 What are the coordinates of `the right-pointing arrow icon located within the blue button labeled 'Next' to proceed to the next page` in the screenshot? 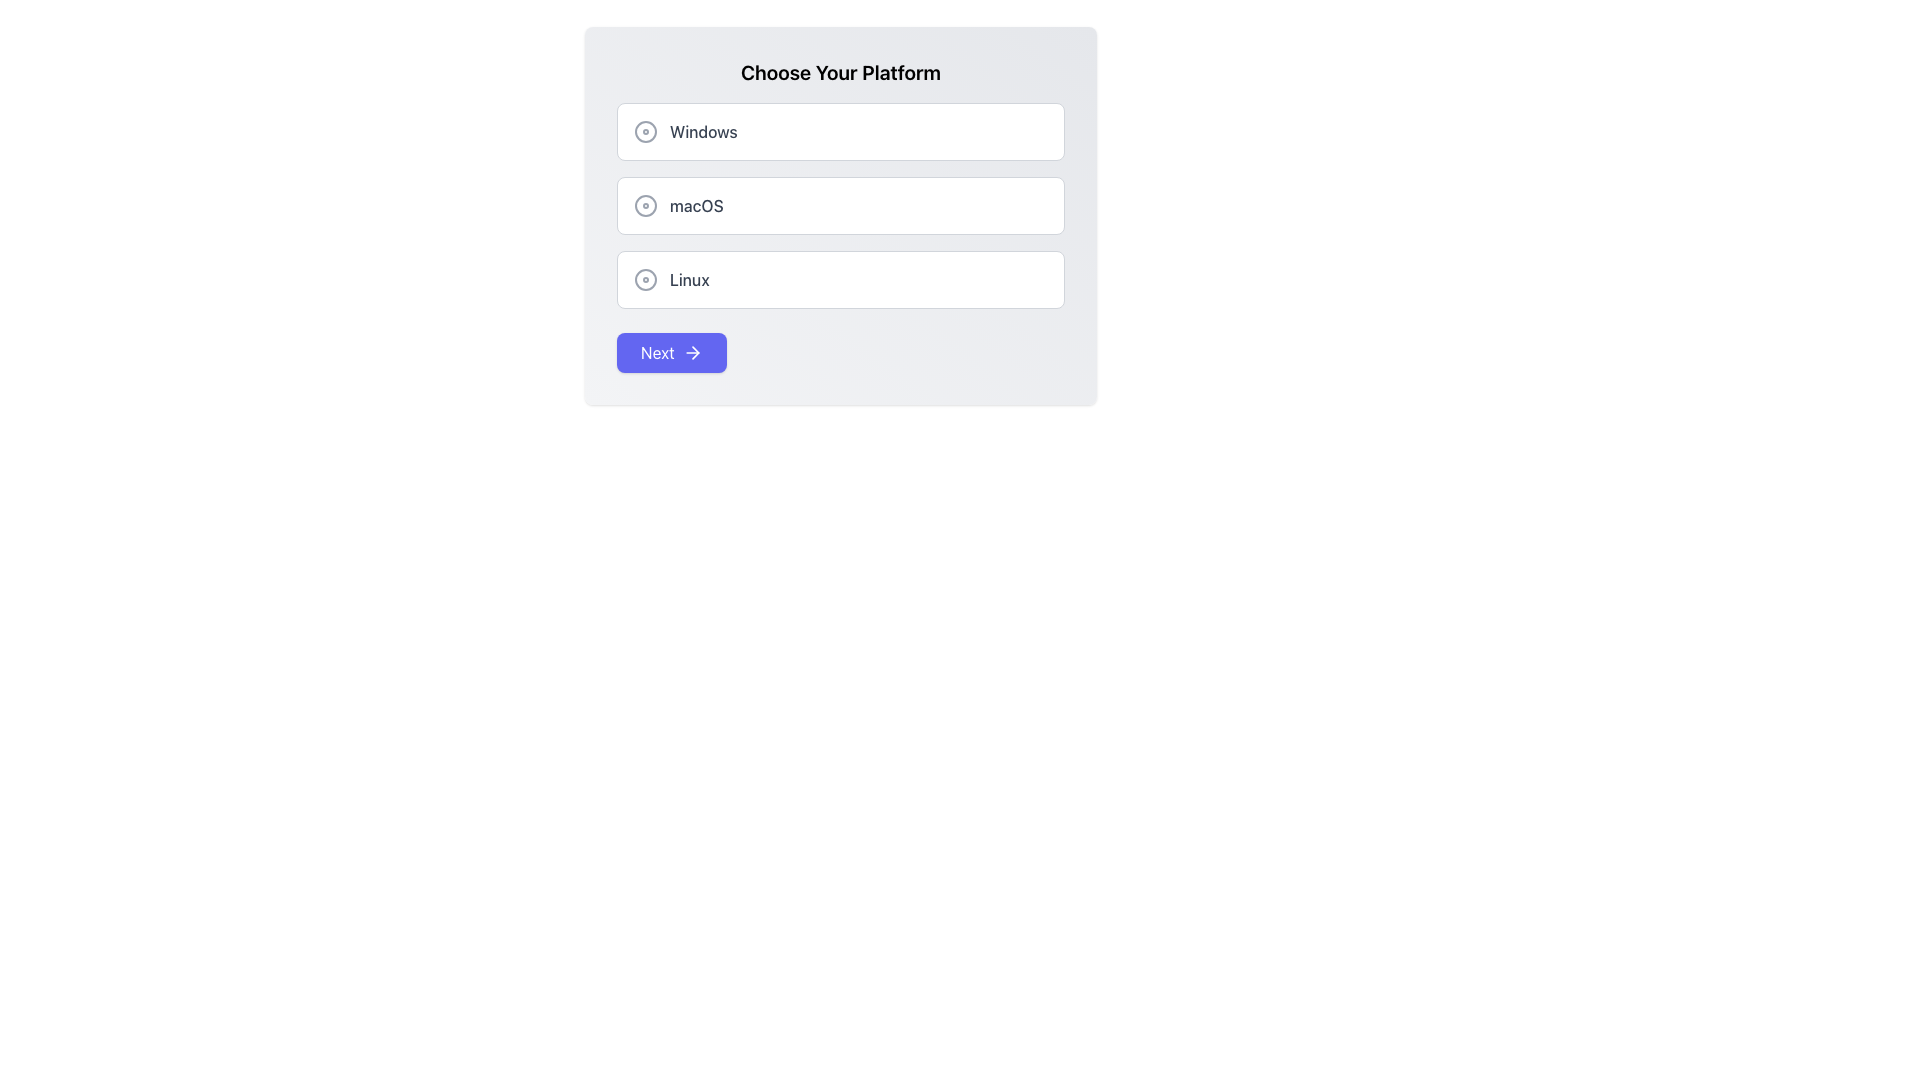 It's located at (692, 352).